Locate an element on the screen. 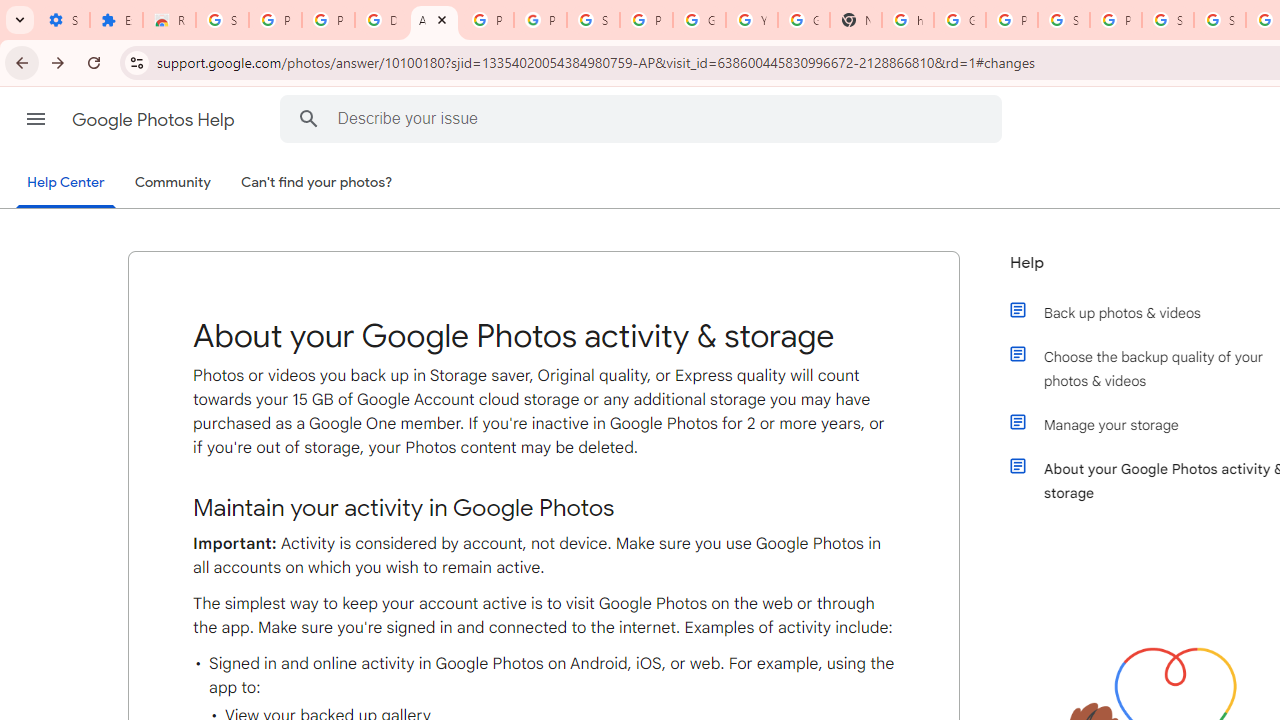 The image size is (1280, 720). 'https://scholar.google.com/' is located at coordinates (907, 20).